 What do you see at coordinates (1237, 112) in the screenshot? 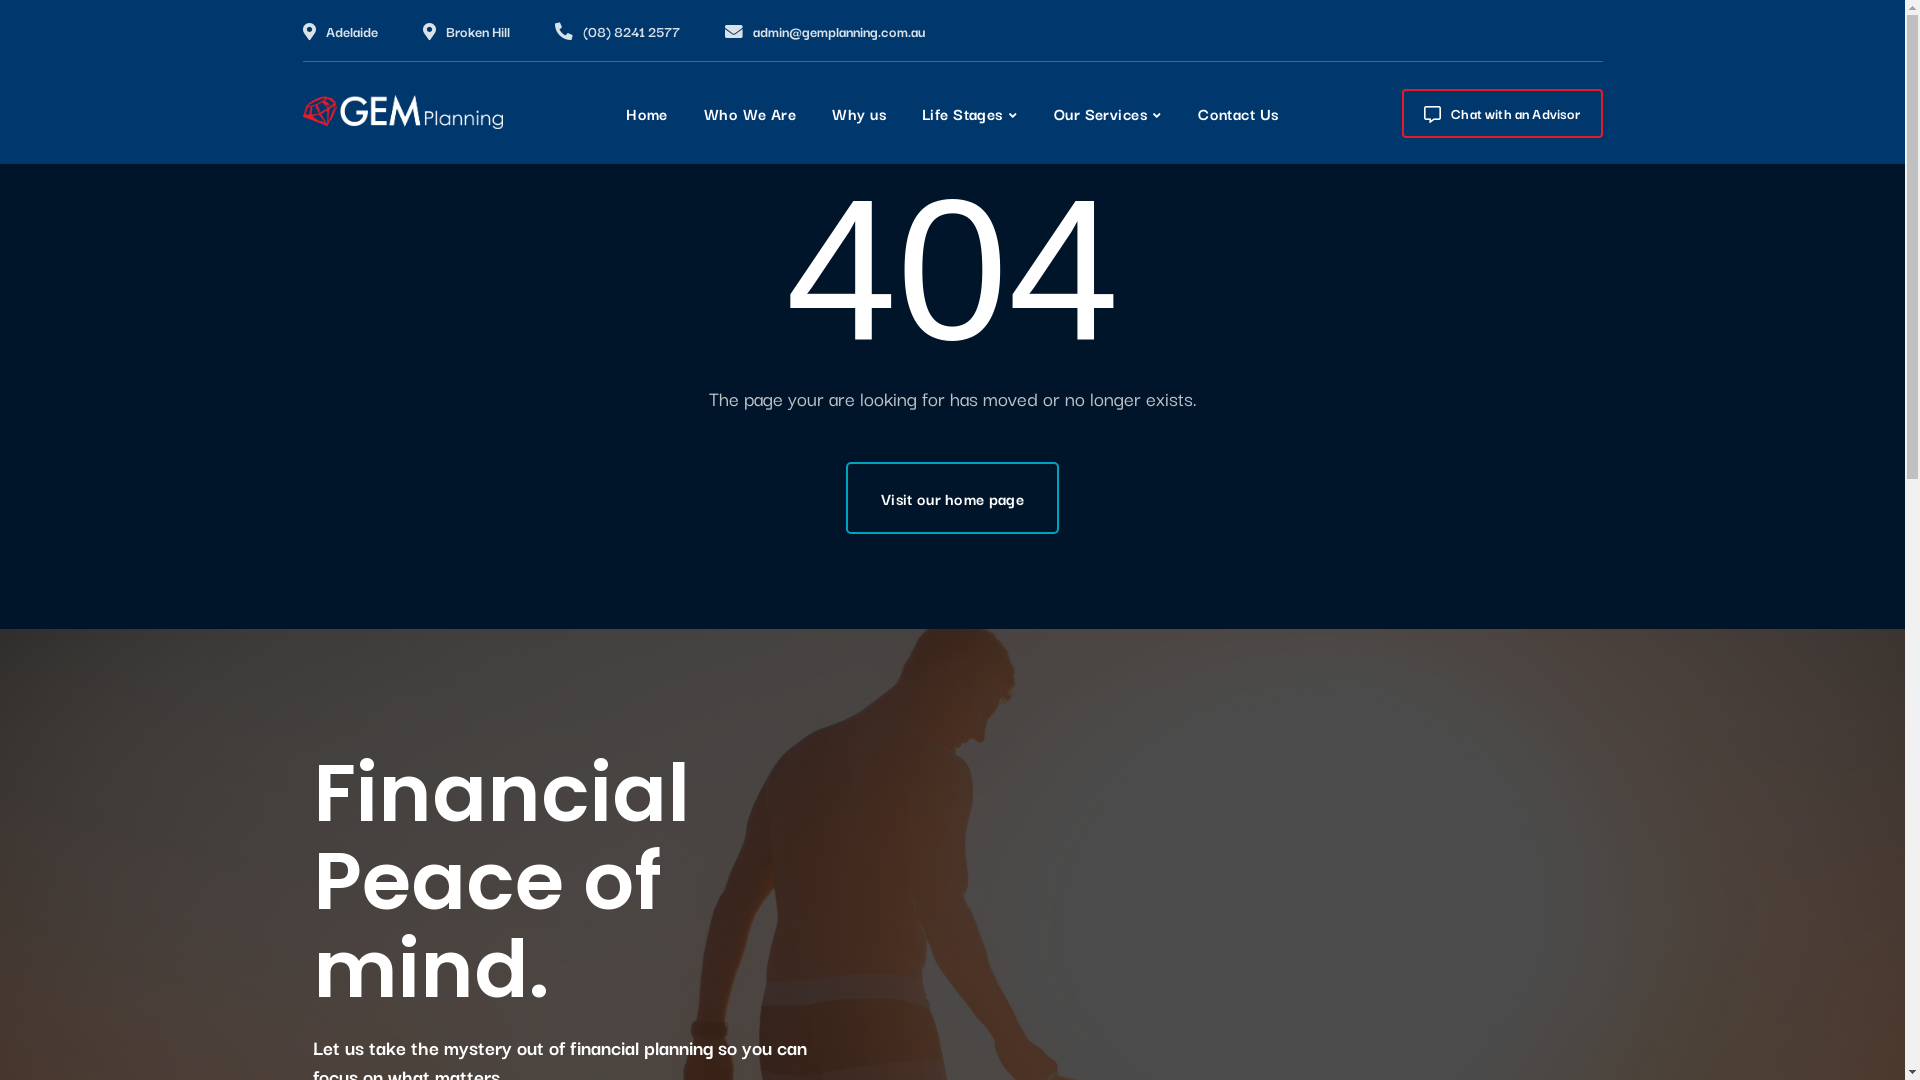
I see `'Contact Us'` at bounding box center [1237, 112].